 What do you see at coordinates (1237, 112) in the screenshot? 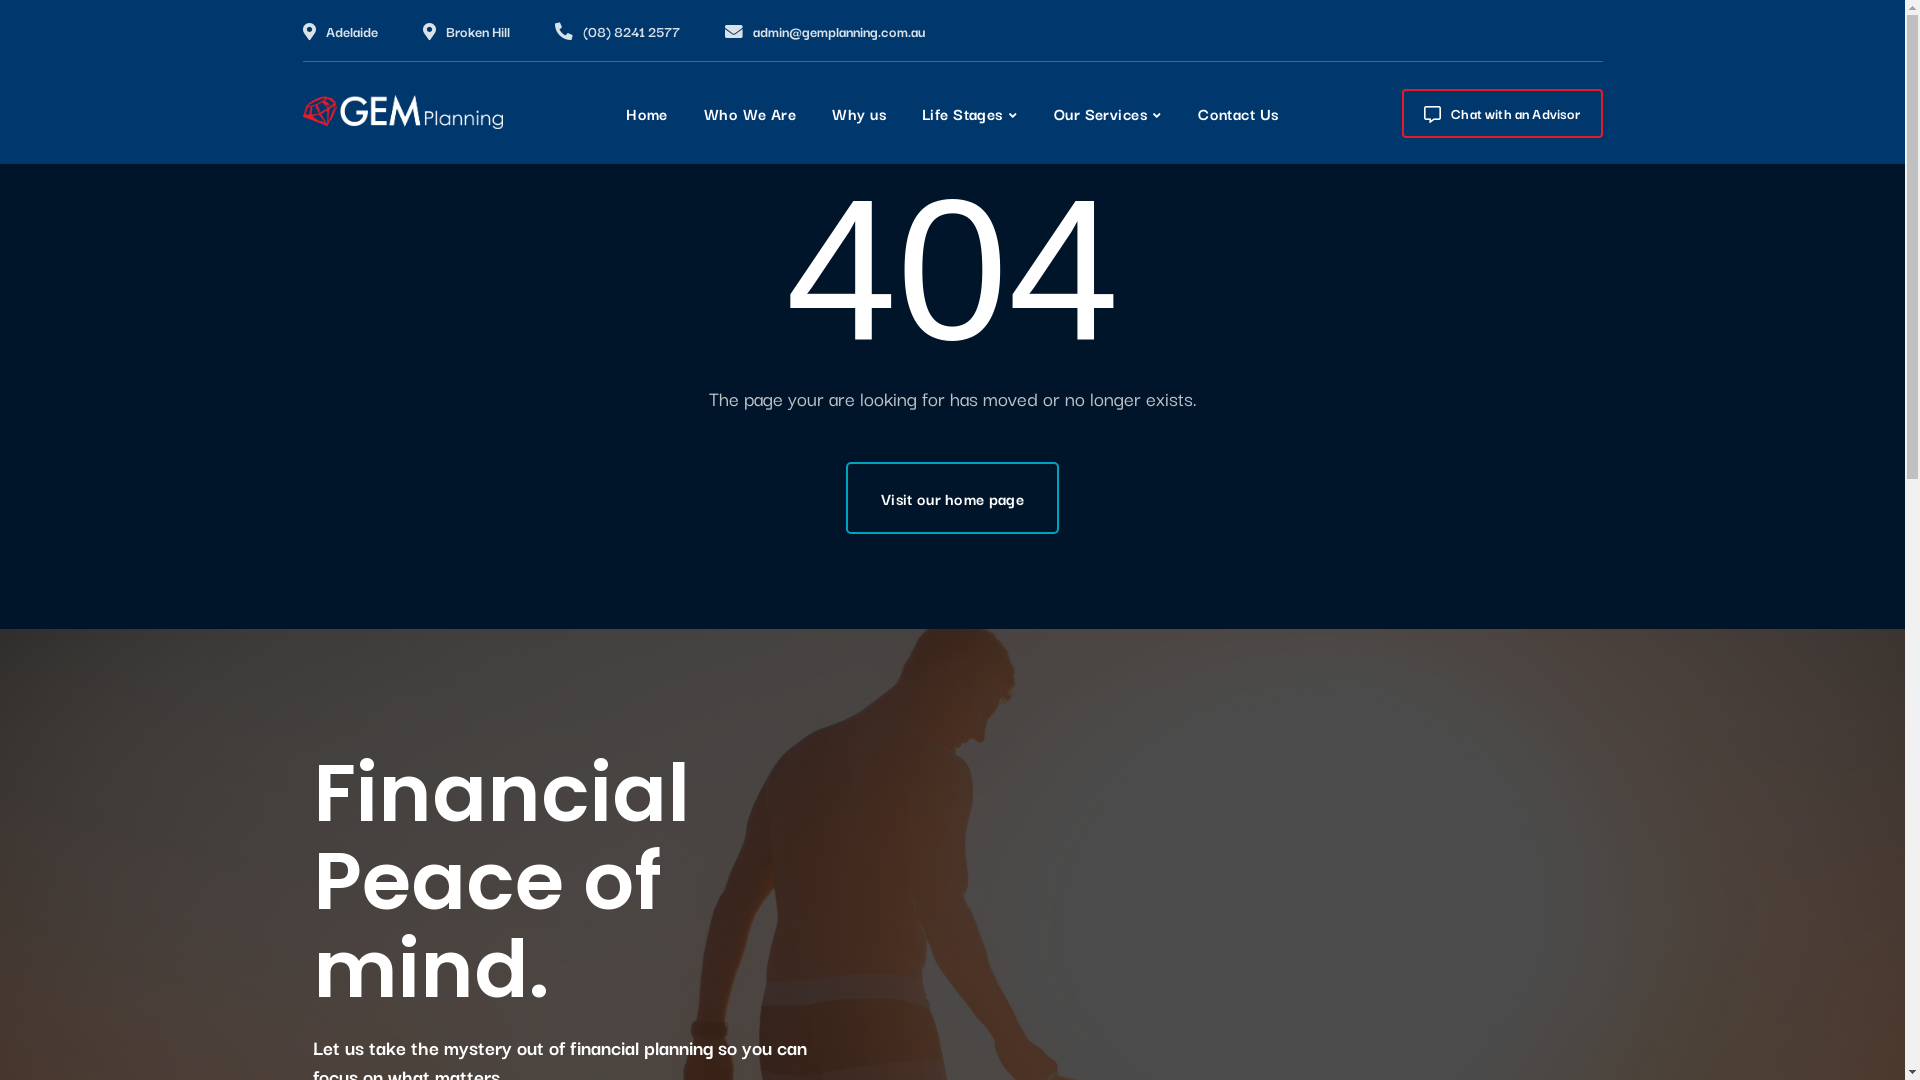
I see `'Contact Us'` at bounding box center [1237, 112].